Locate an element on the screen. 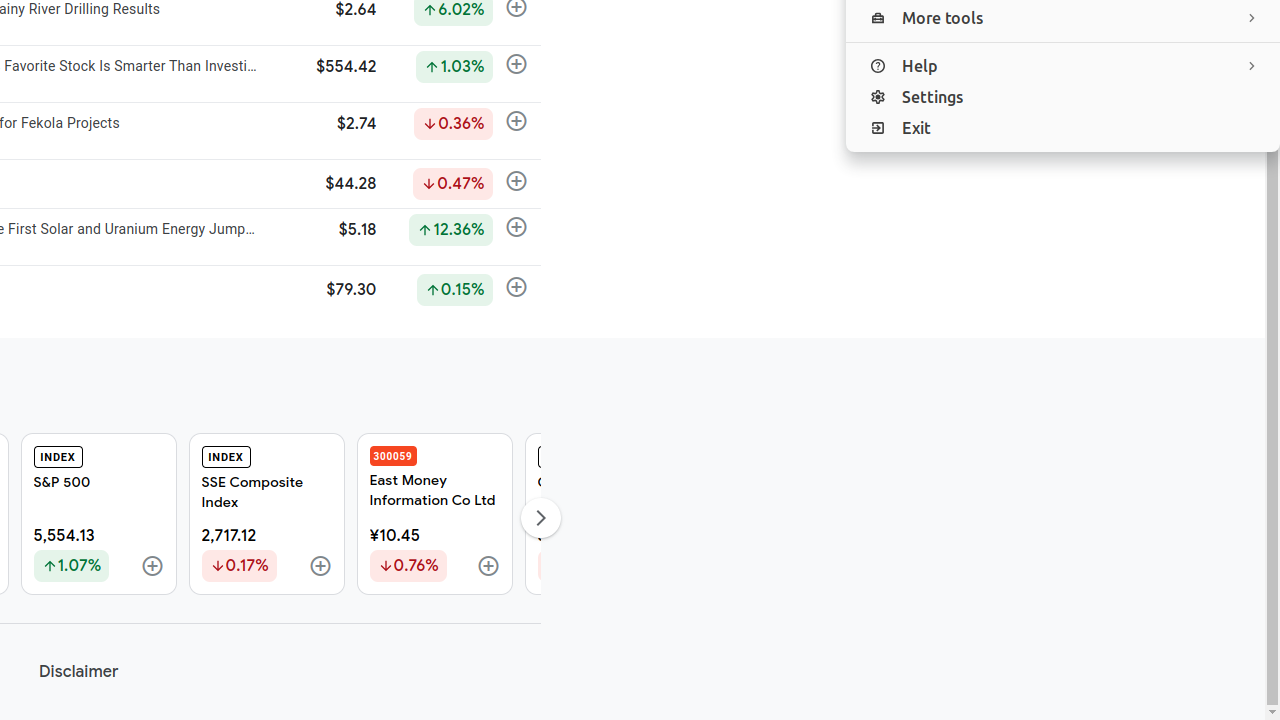  'More tools' is located at coordinates (1062, 18).